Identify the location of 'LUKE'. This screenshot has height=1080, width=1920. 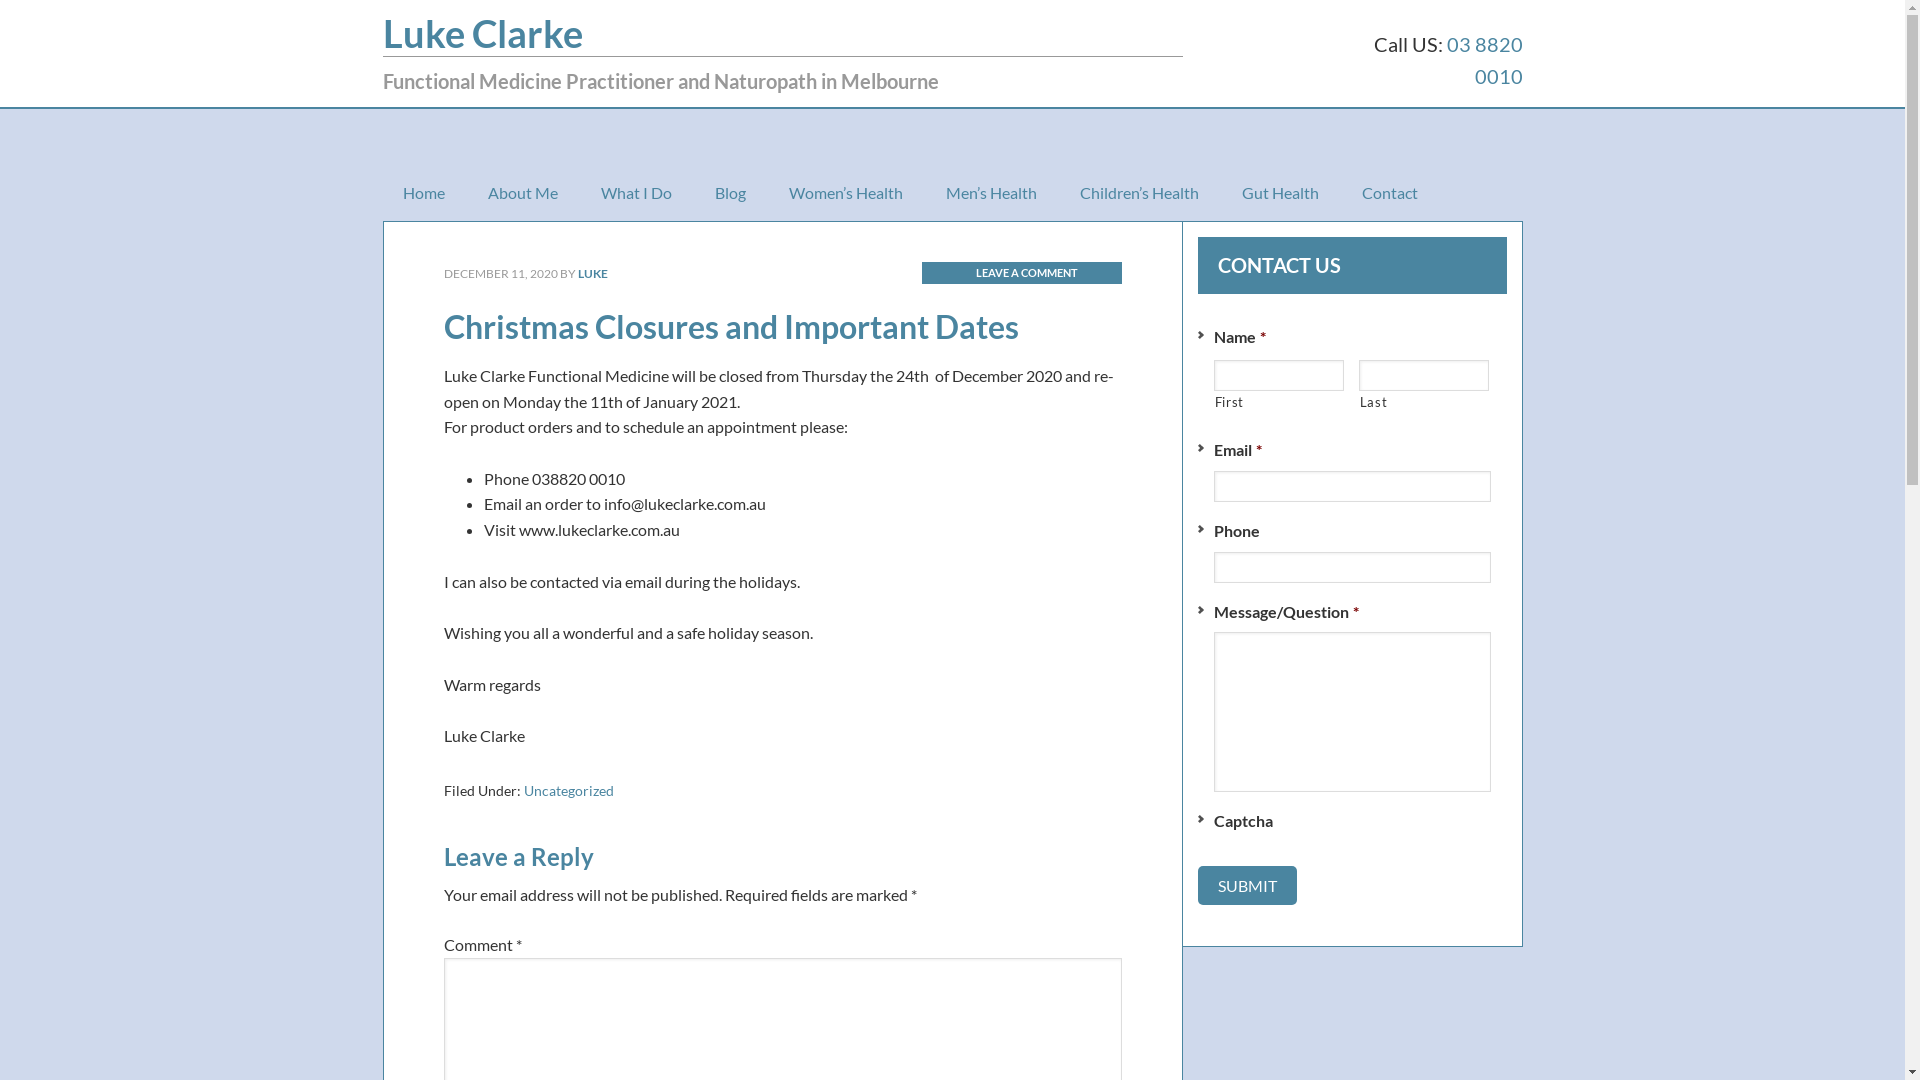
(576, 273).